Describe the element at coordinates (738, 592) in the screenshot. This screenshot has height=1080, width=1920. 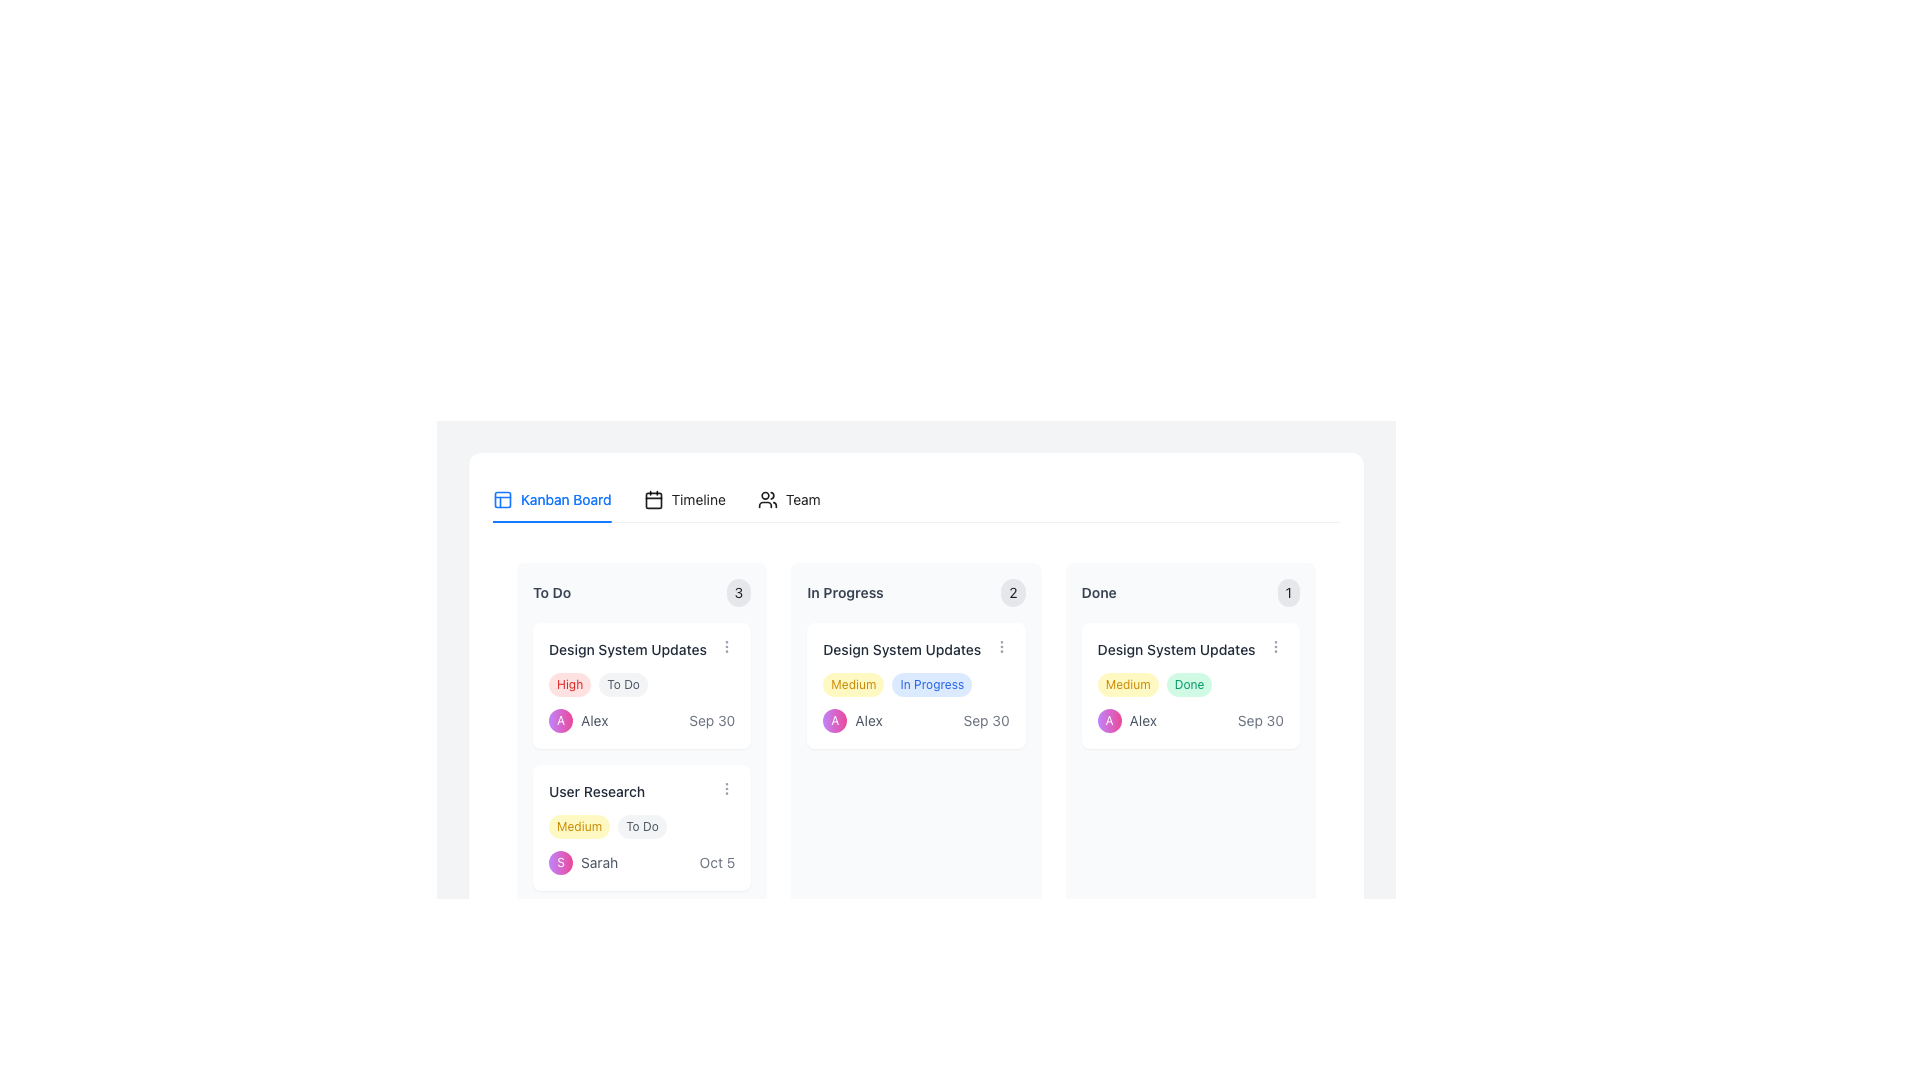
I see `the small badge or label indicating the number of items in the 'To Do' section of the Kanban board, located at the top-right corner adjacent to the section title` at that location.